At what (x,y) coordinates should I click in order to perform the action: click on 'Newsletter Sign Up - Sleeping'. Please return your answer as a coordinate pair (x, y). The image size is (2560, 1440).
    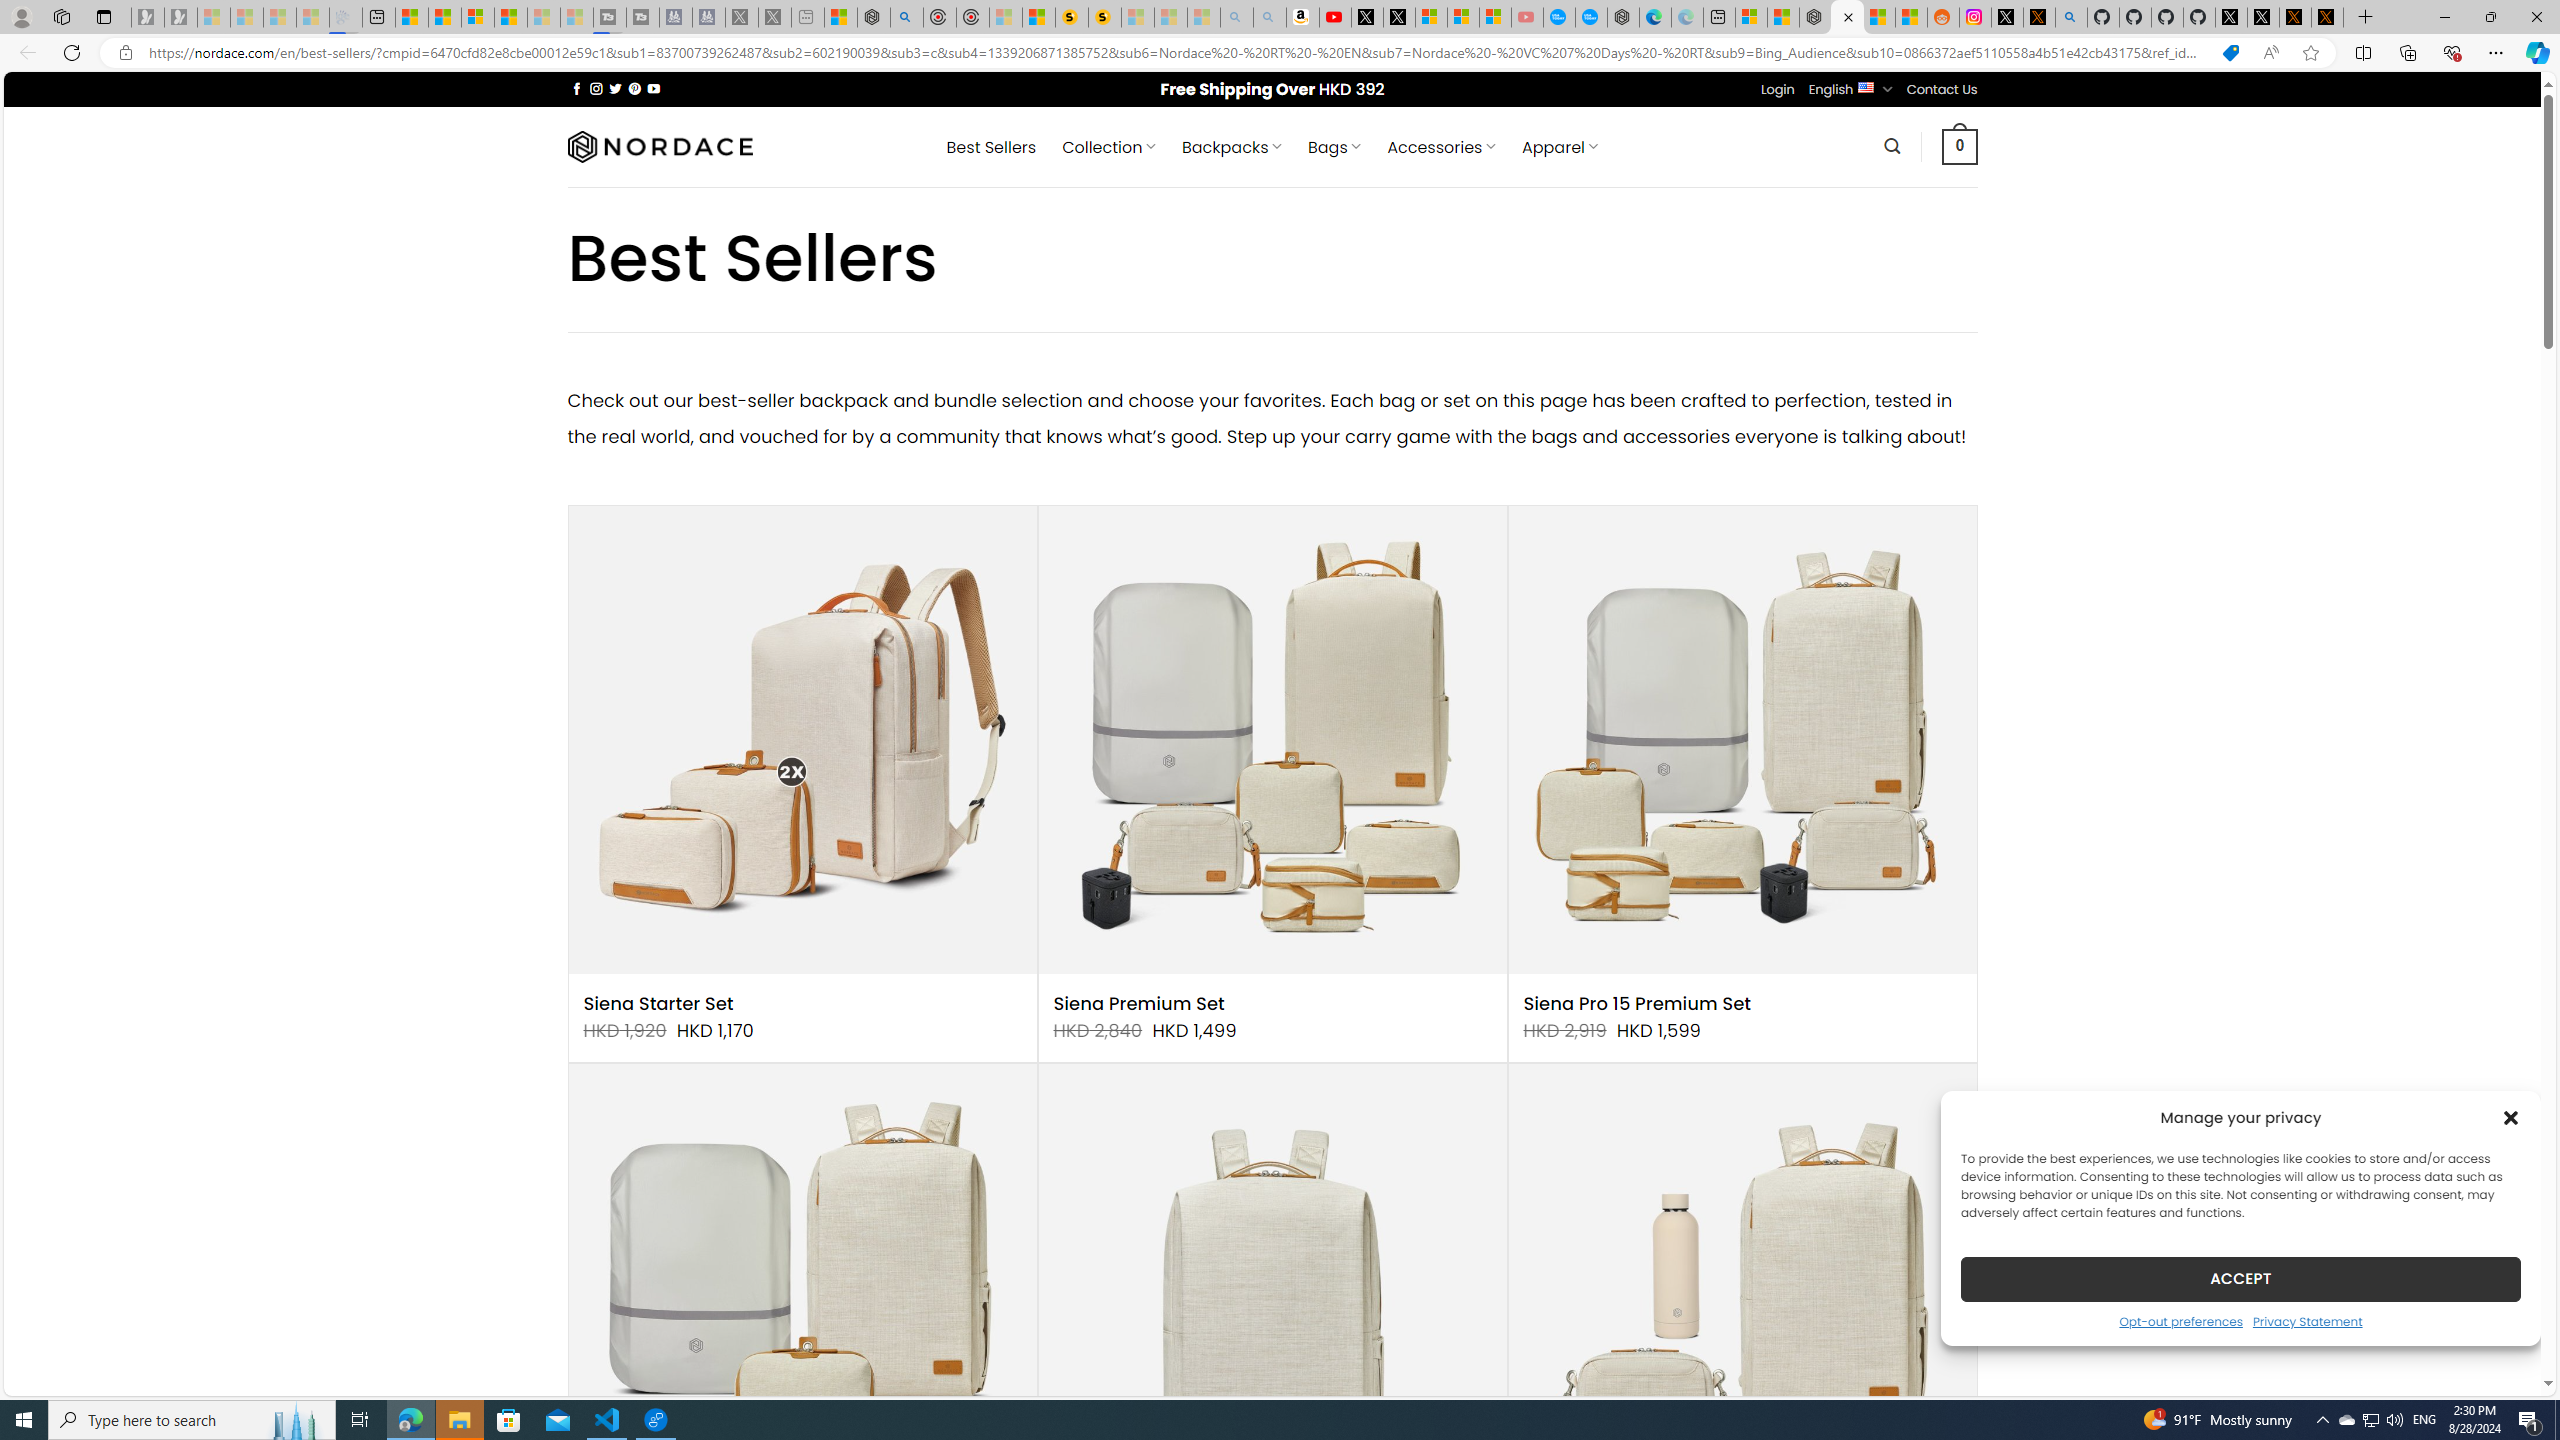
    Looking at the image, I should click on (179, 16).